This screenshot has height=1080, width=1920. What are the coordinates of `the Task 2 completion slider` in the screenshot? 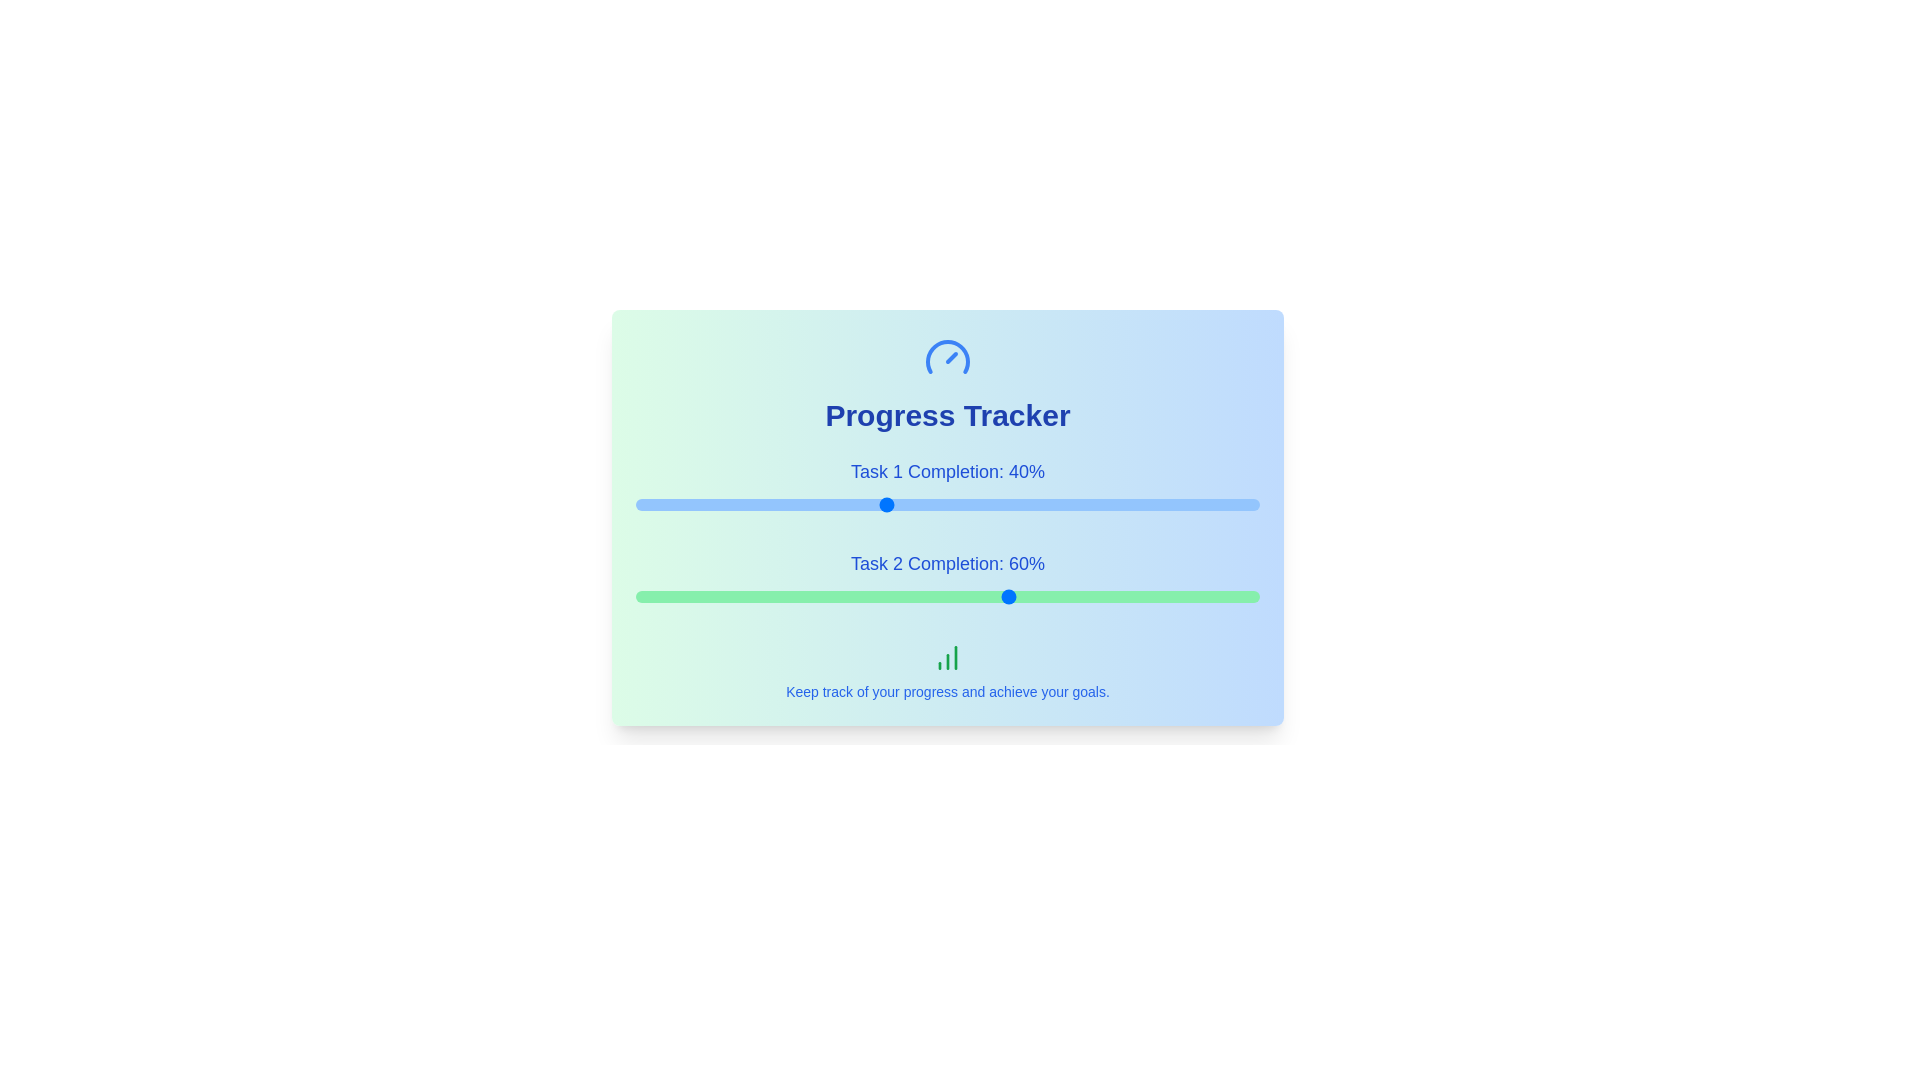 It's located at (928, 596).